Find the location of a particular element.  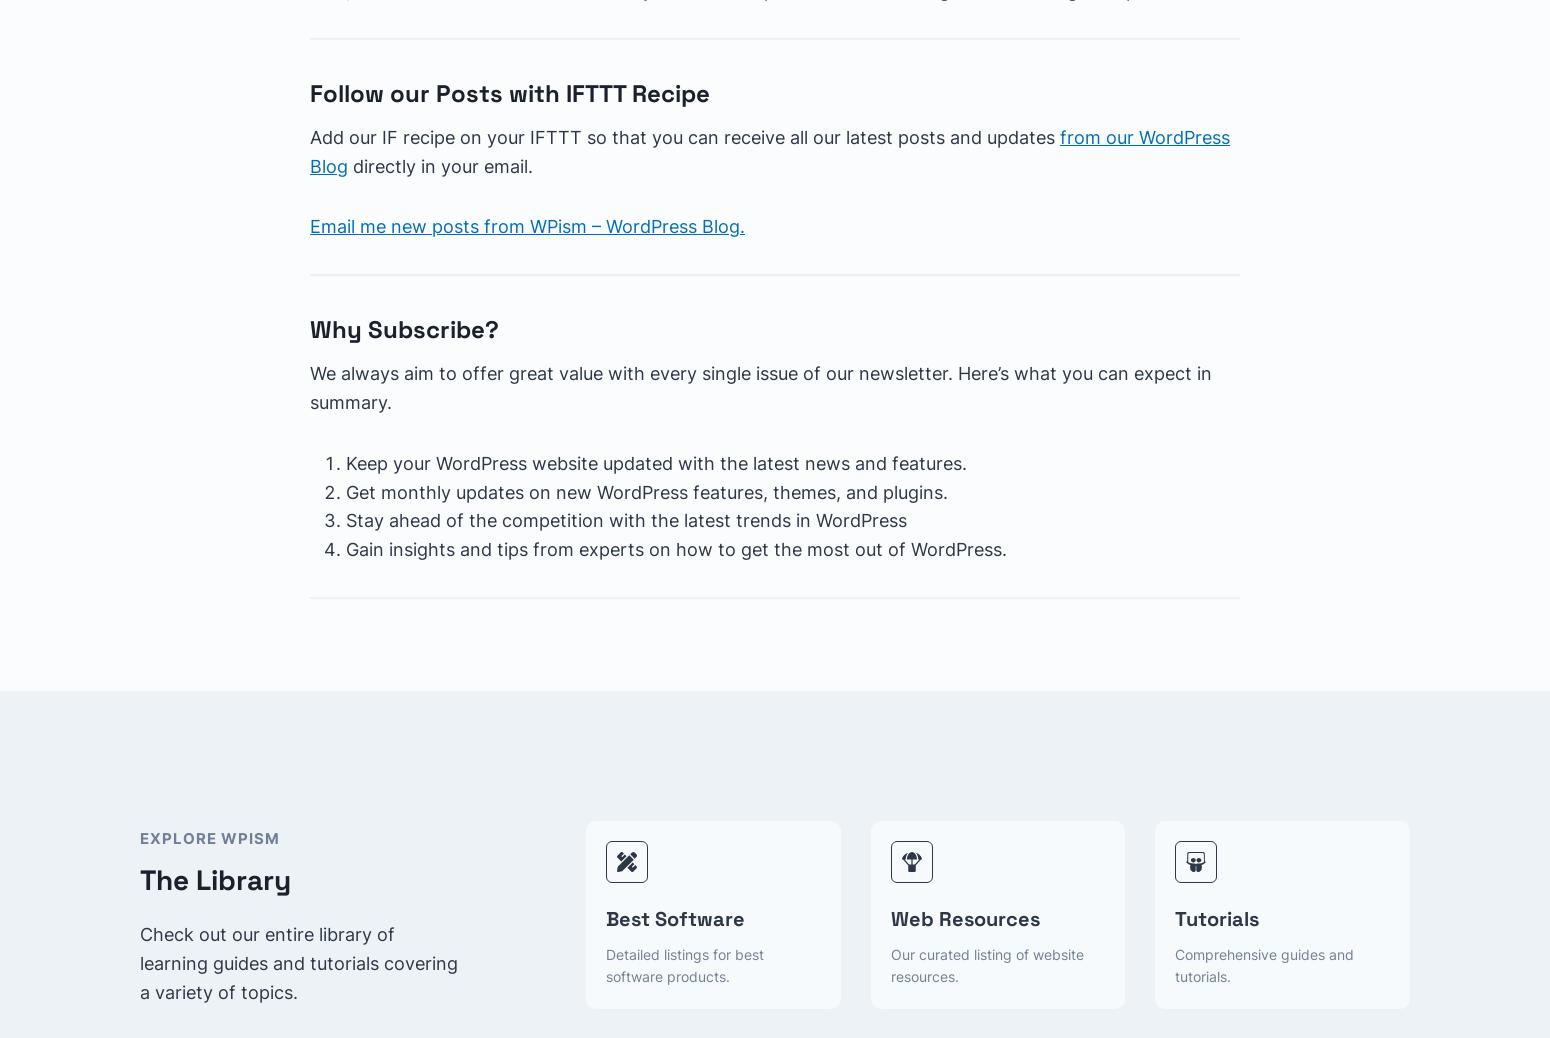

'directly in your email.' is located at coordinates (346, 164).